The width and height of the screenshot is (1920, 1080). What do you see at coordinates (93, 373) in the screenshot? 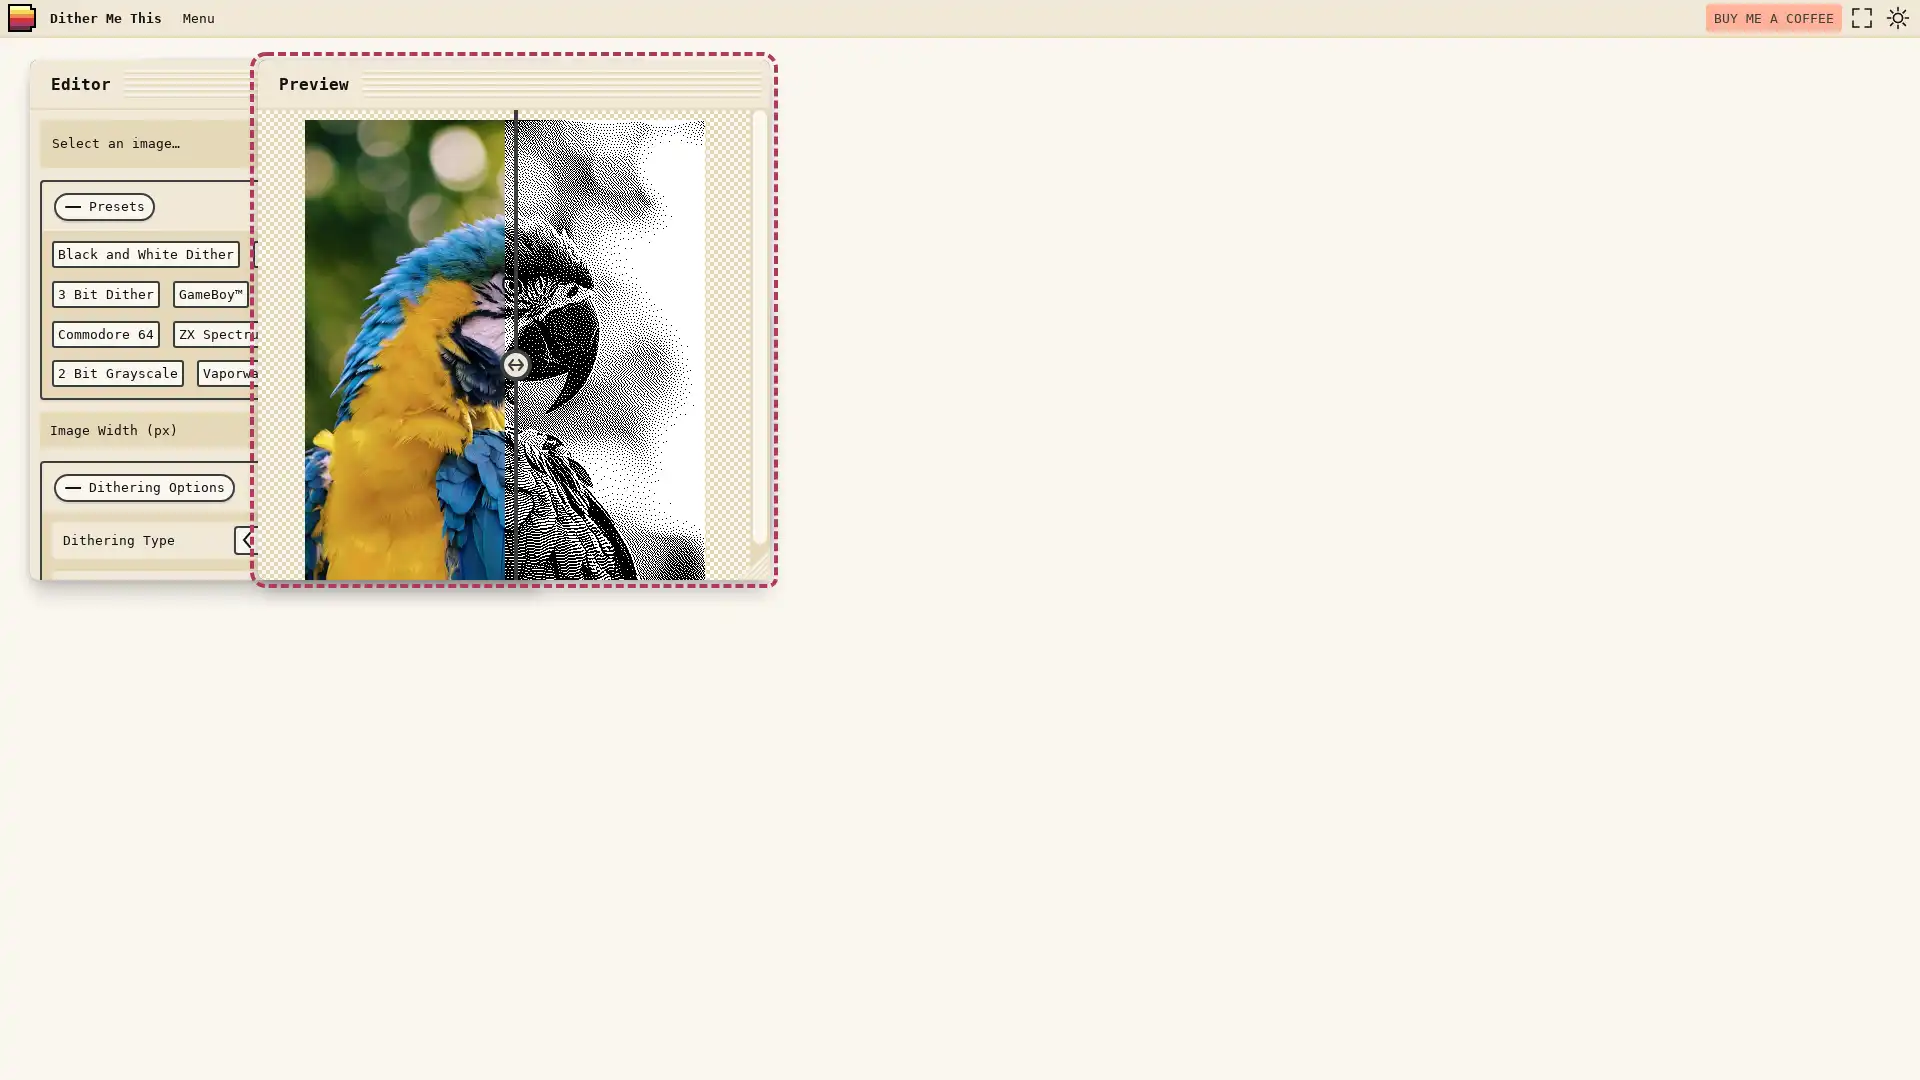
I see `Vaporwave` at bounding box center [93, 373].